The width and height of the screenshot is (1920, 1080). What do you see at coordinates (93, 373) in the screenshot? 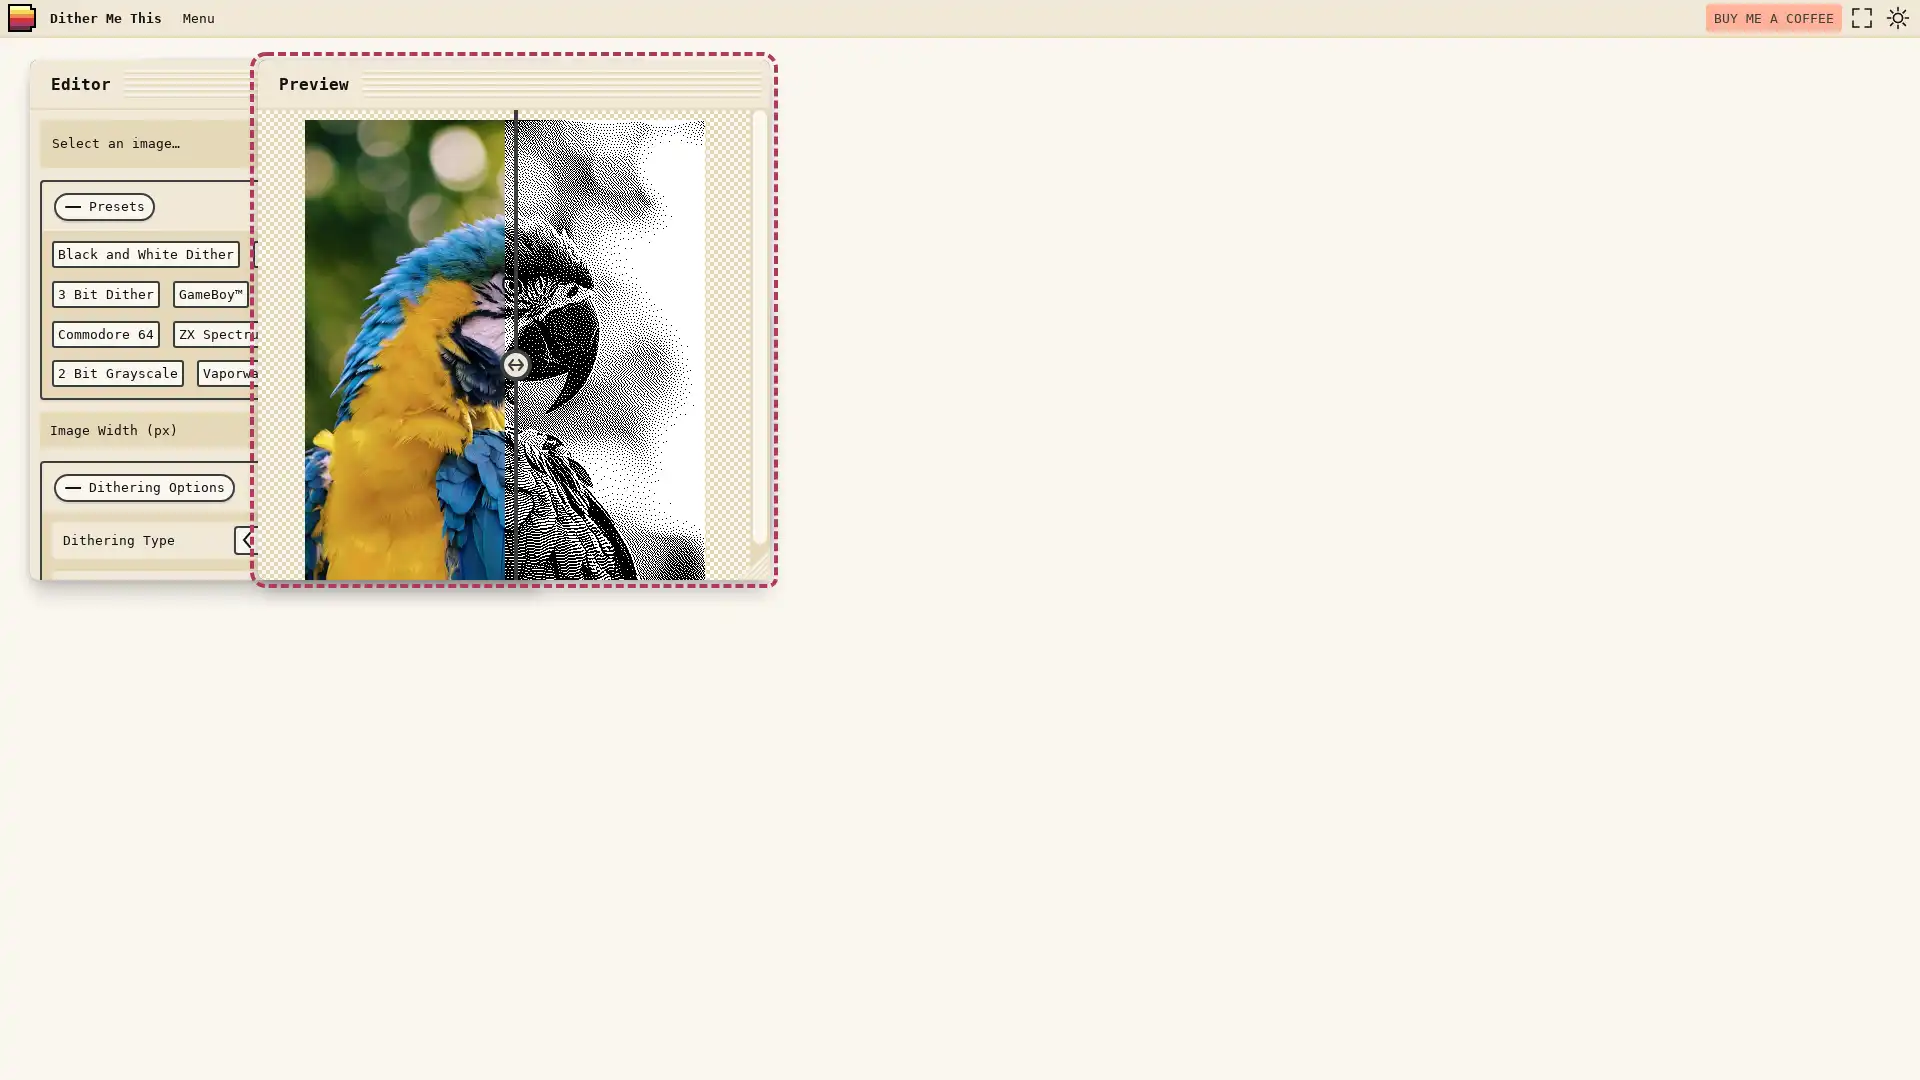
I see `Vaporwave` at bounding box center [93, 373].